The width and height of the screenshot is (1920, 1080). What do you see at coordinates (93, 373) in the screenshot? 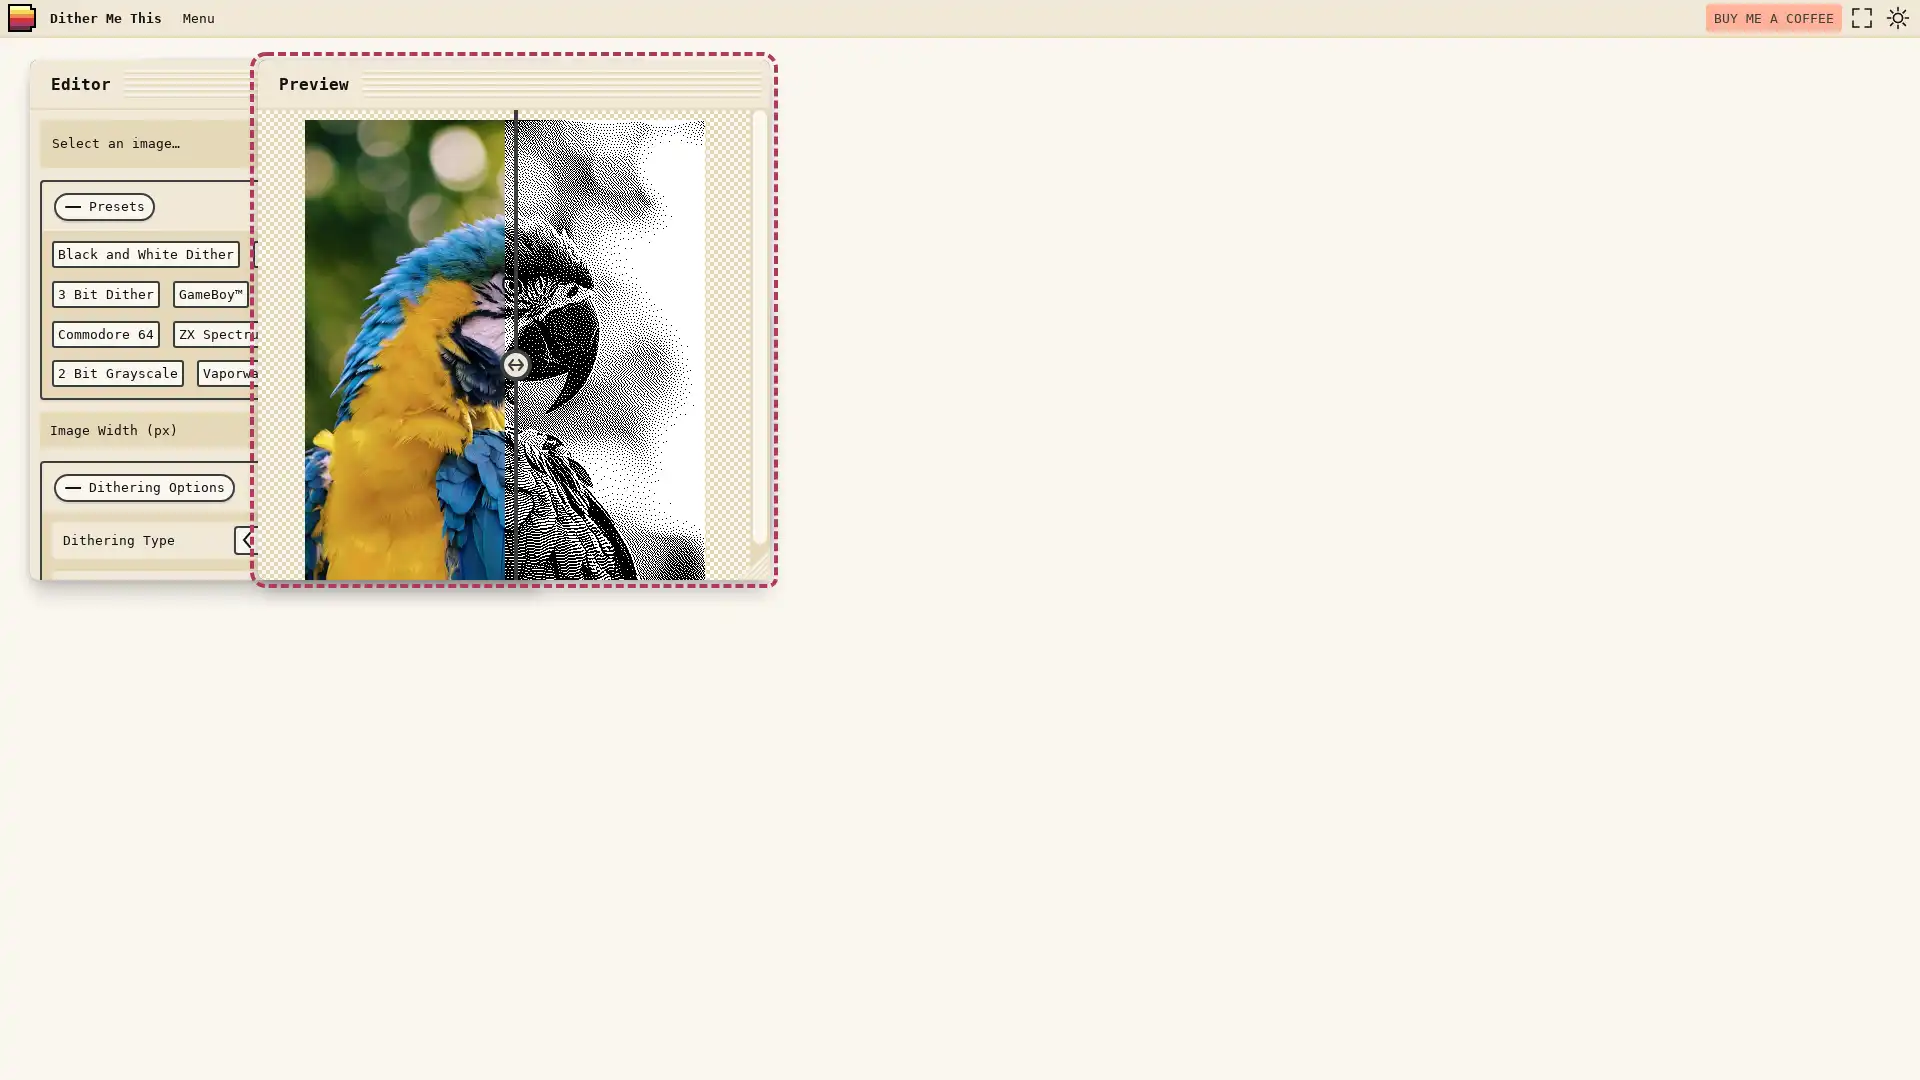
I see `Vaporwave` at bounding box center [93, 373].